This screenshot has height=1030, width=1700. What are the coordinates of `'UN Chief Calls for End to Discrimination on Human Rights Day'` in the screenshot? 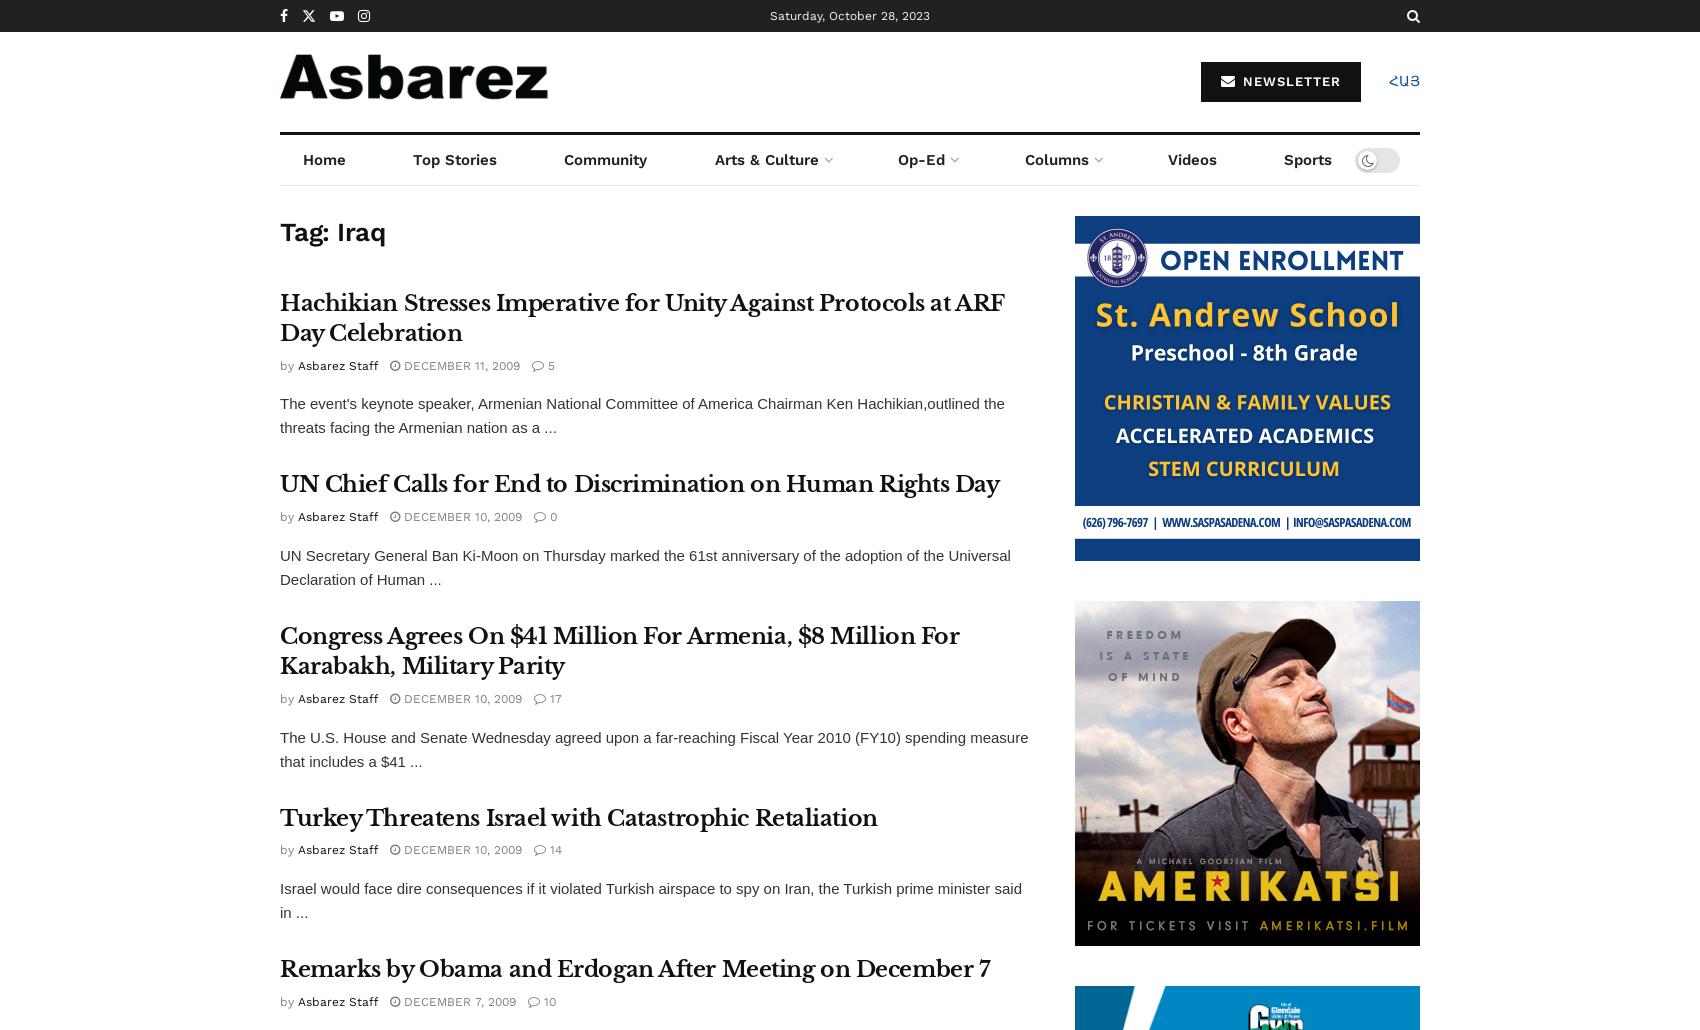 It's located at (639, 483).